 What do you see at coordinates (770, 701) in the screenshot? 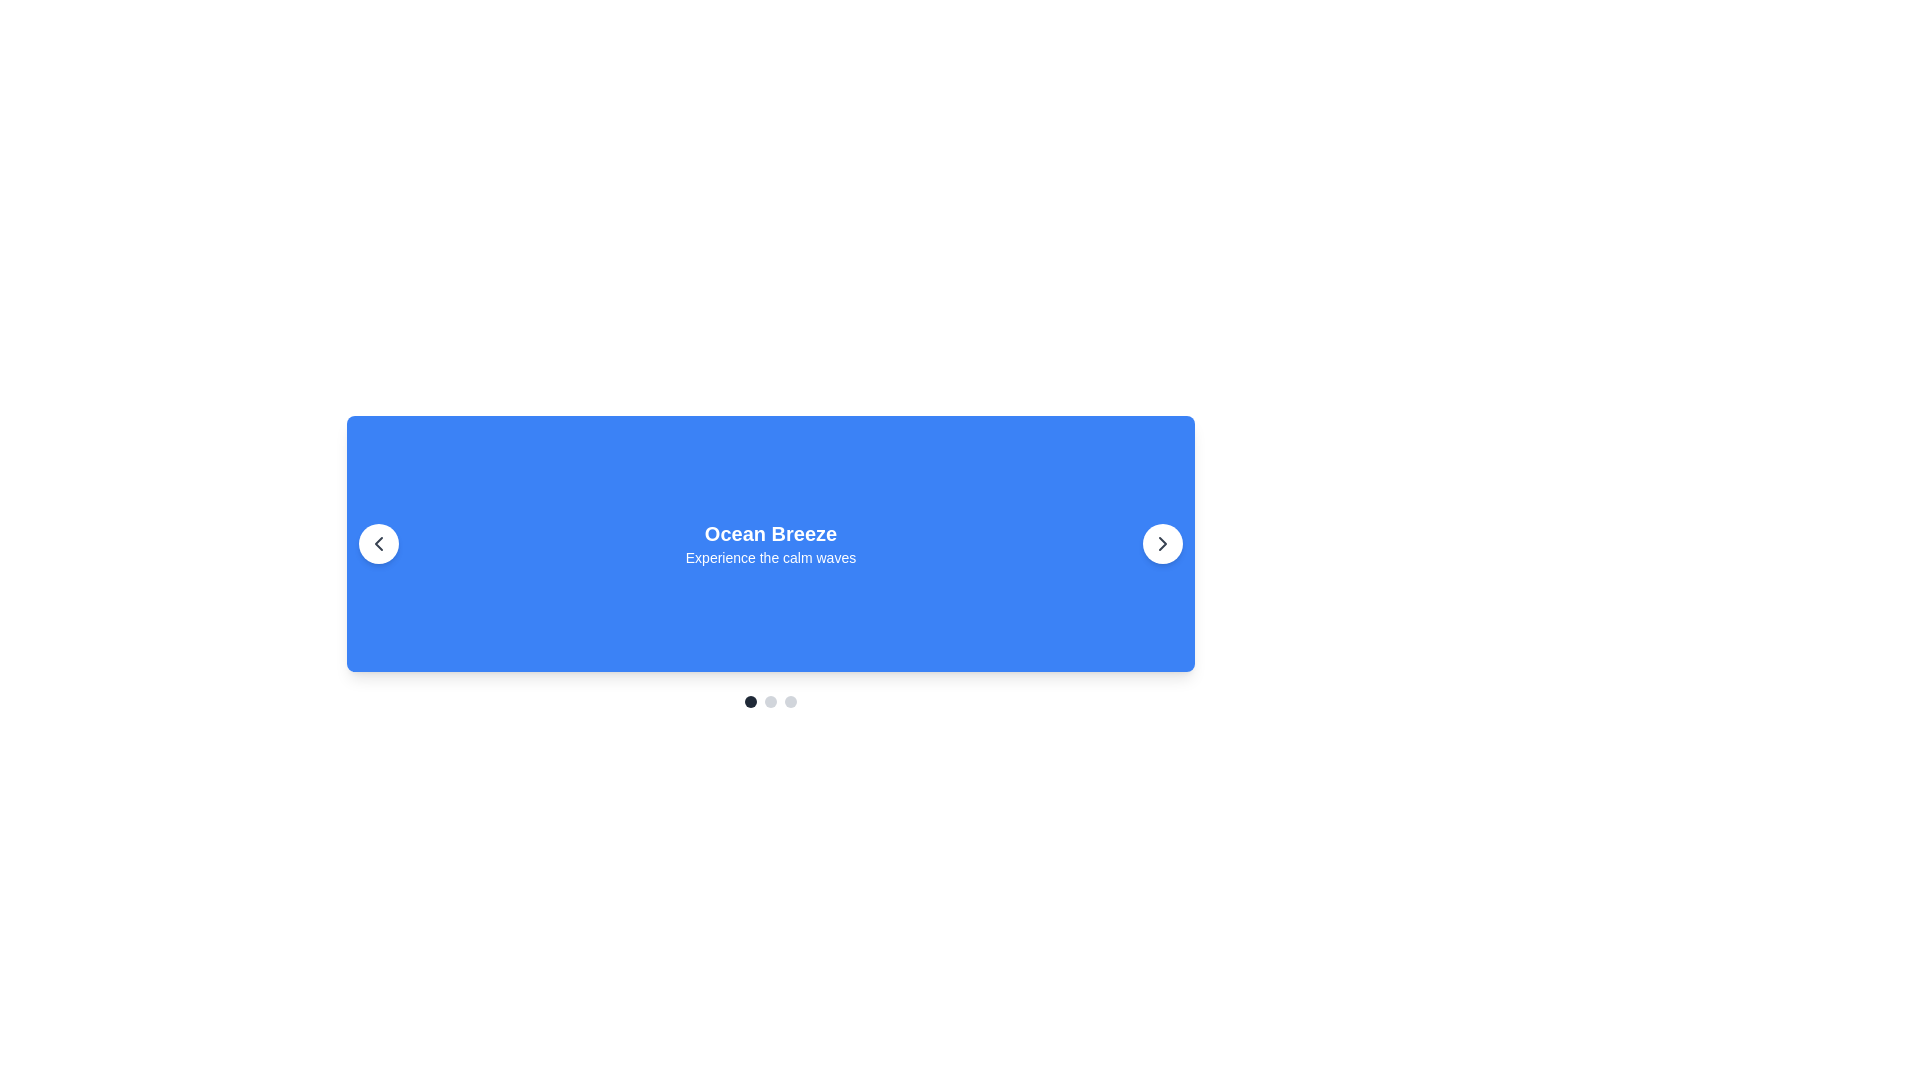
I see `the second Carousel navigation dot, which is a small light gray circular element located below the blue panel with the text 'Ocean Breeze Experience the calm waves'` at bounding box center [770, 701].